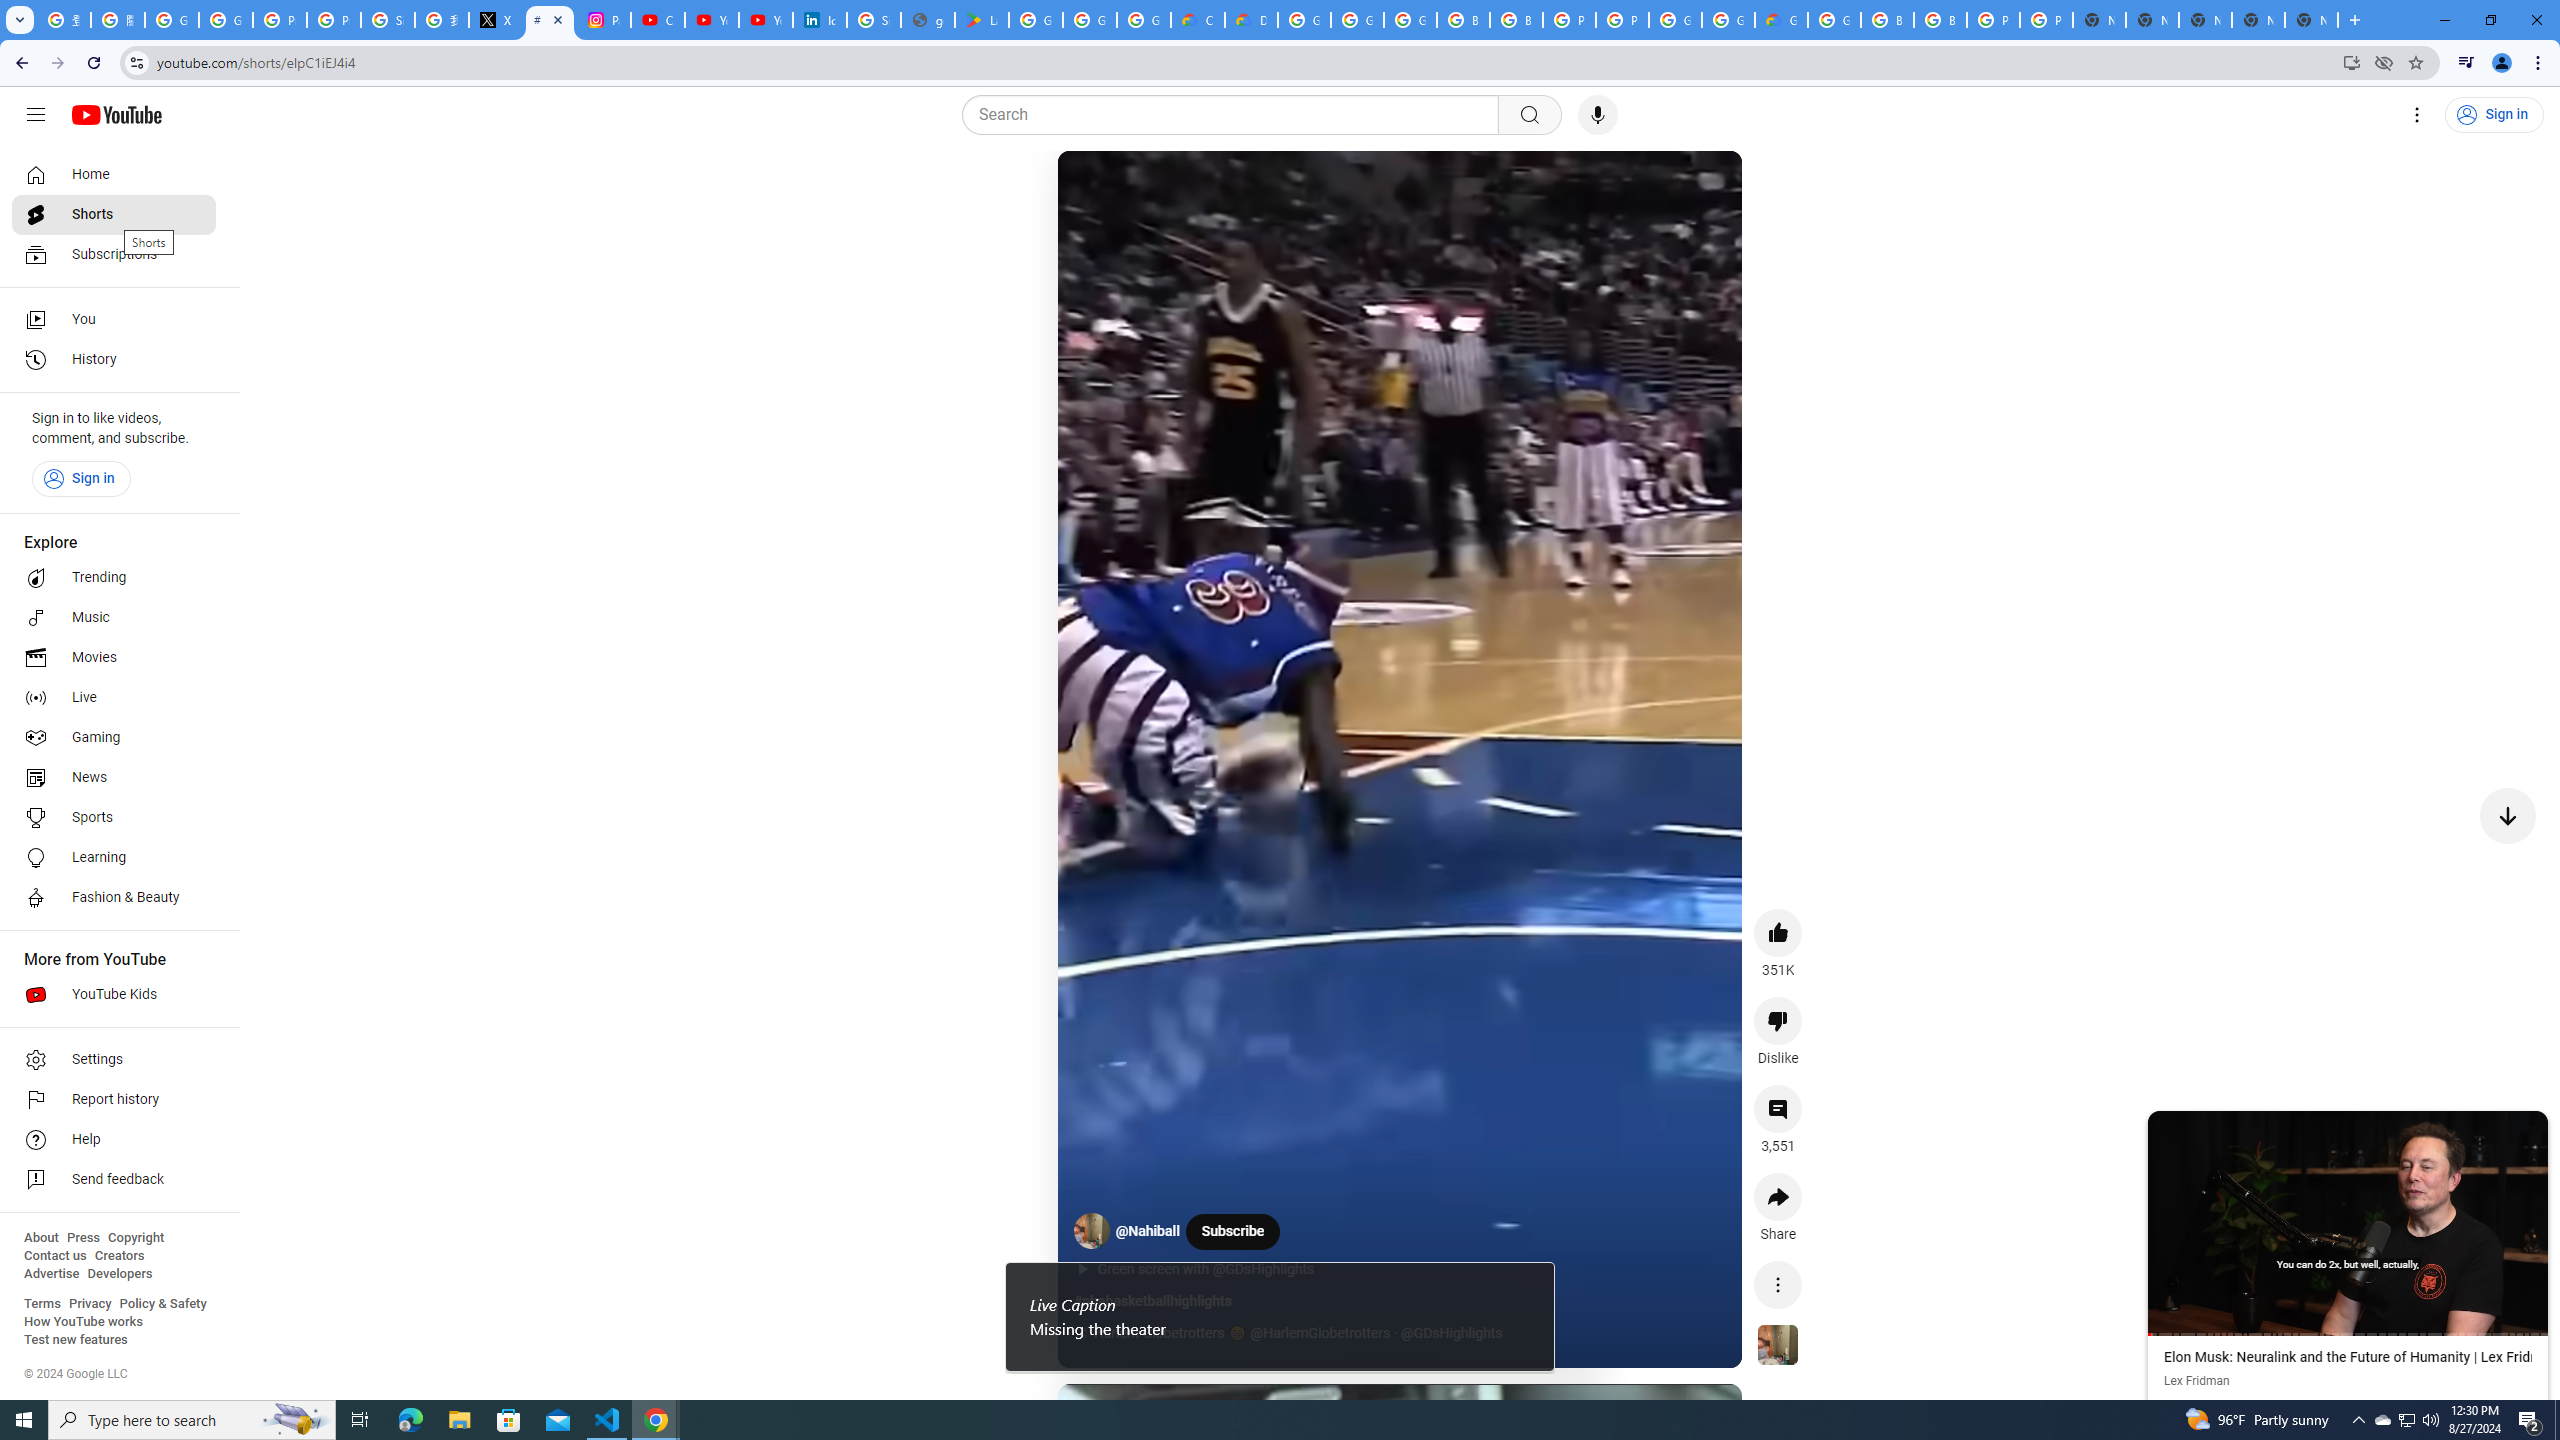 Image resolution: width=2560 pixels, height=1440 pixels. What do you see at coordinates (113, 173) in the screenshot?
I see `'Home'` at bounding box center [113, 173].